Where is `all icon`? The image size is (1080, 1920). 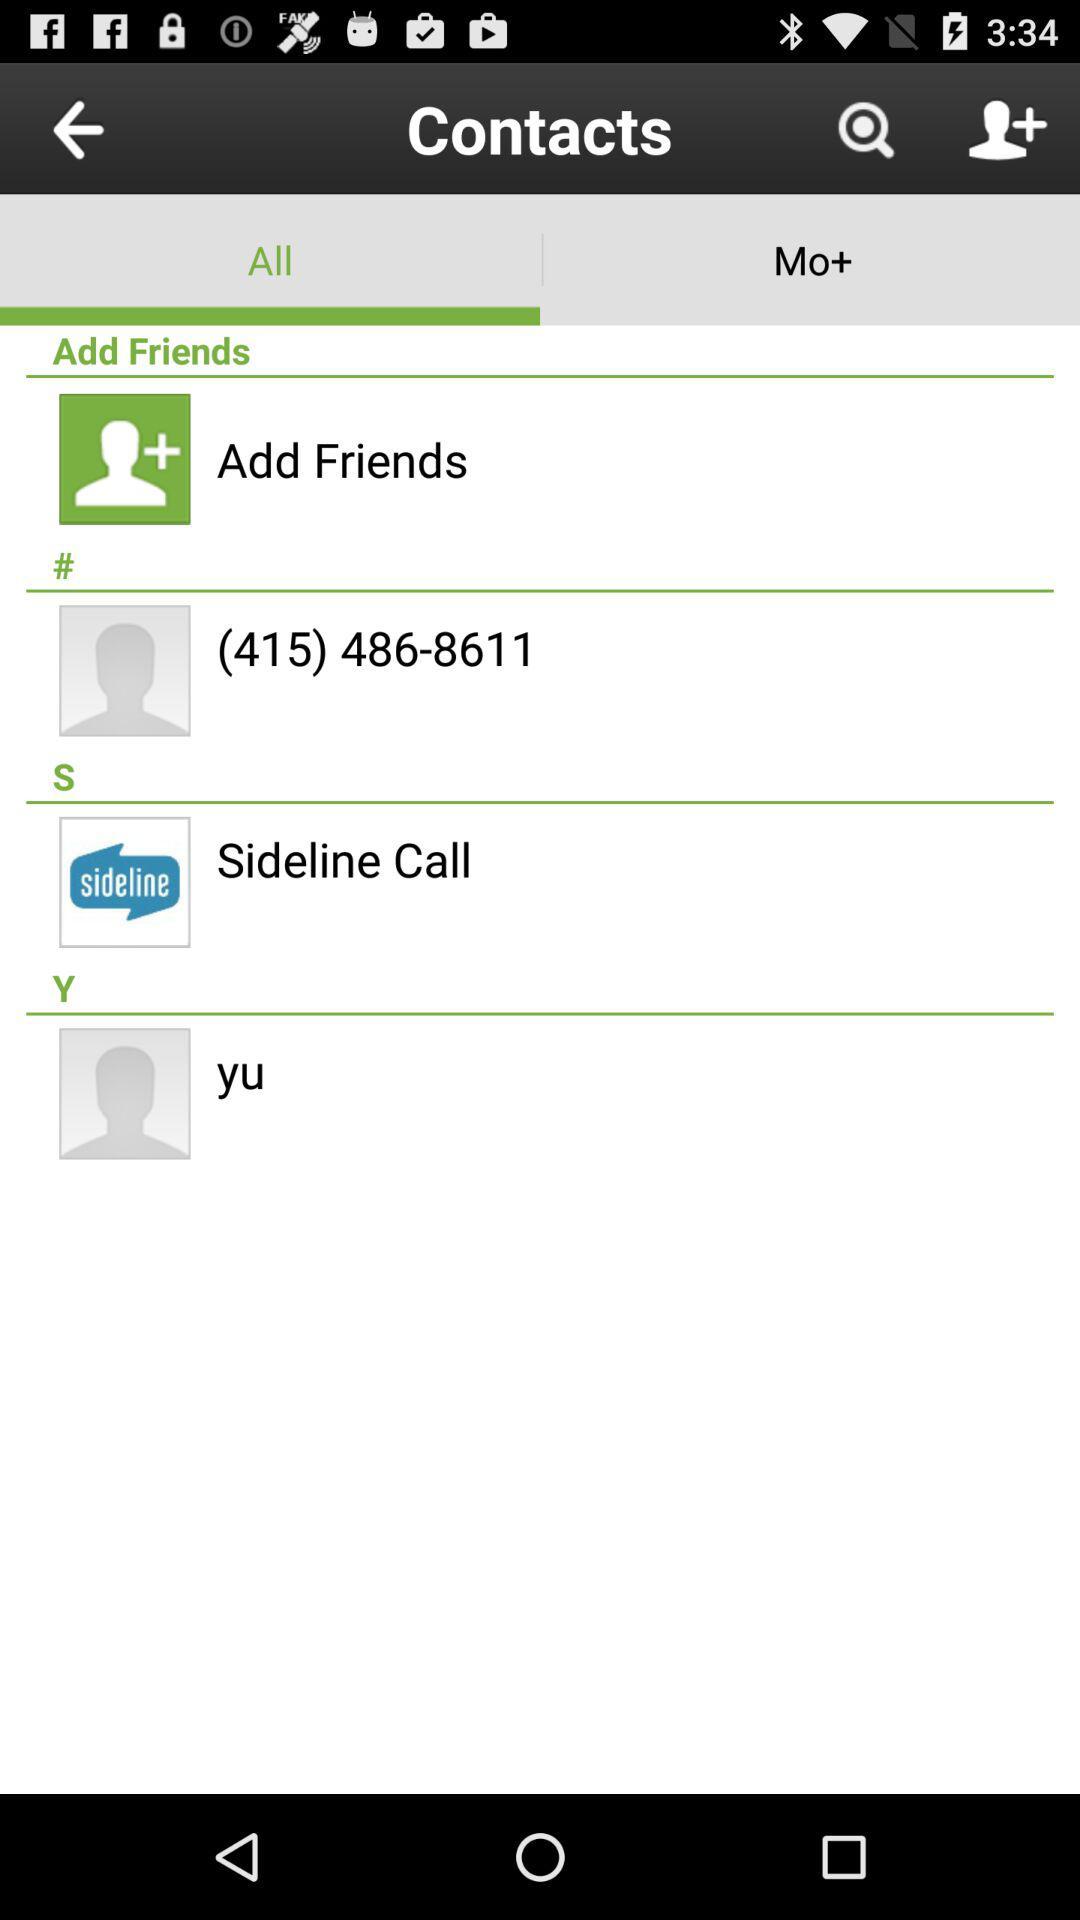 all icon is located at coordinates (270, 258).